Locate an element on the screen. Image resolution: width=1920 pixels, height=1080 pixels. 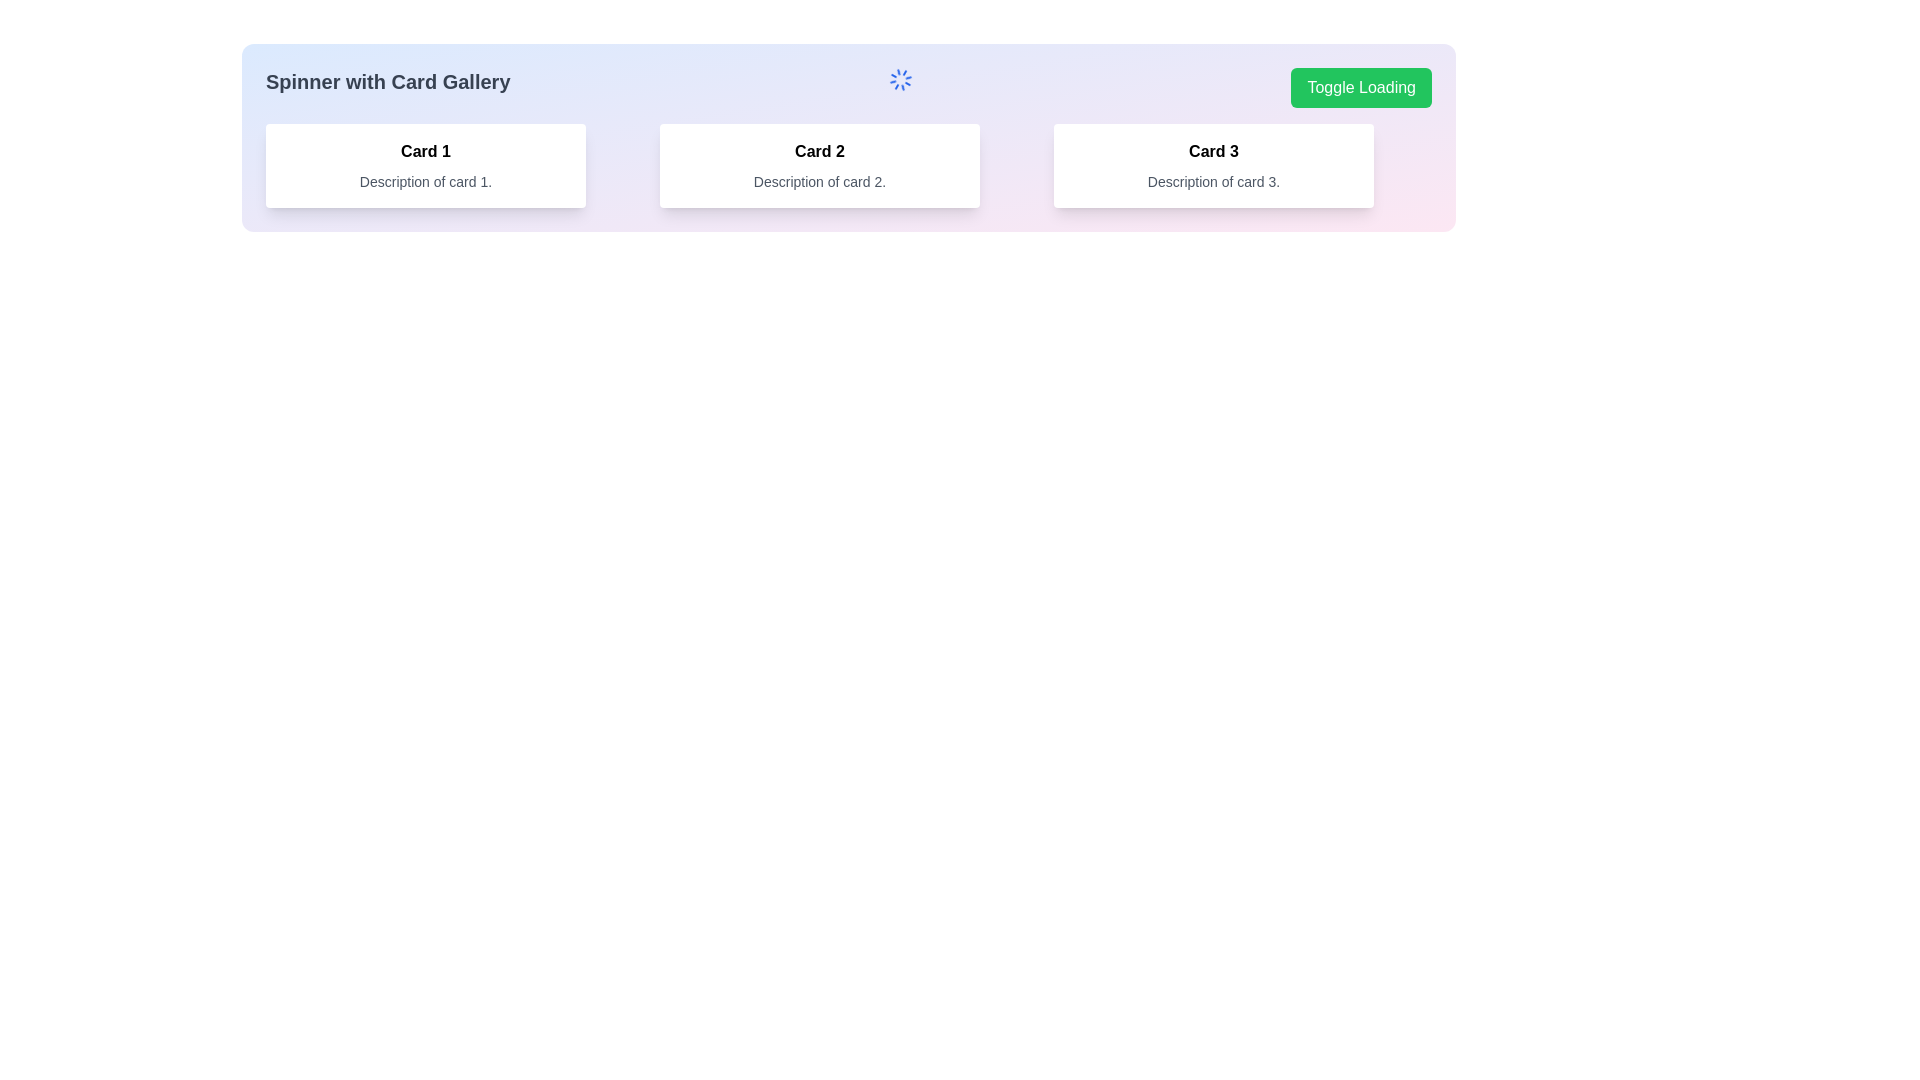
the Informational card labeled 'Card 1', which is the first card in a grid with a white background and rounded corners is located at coordinates (425, 164).